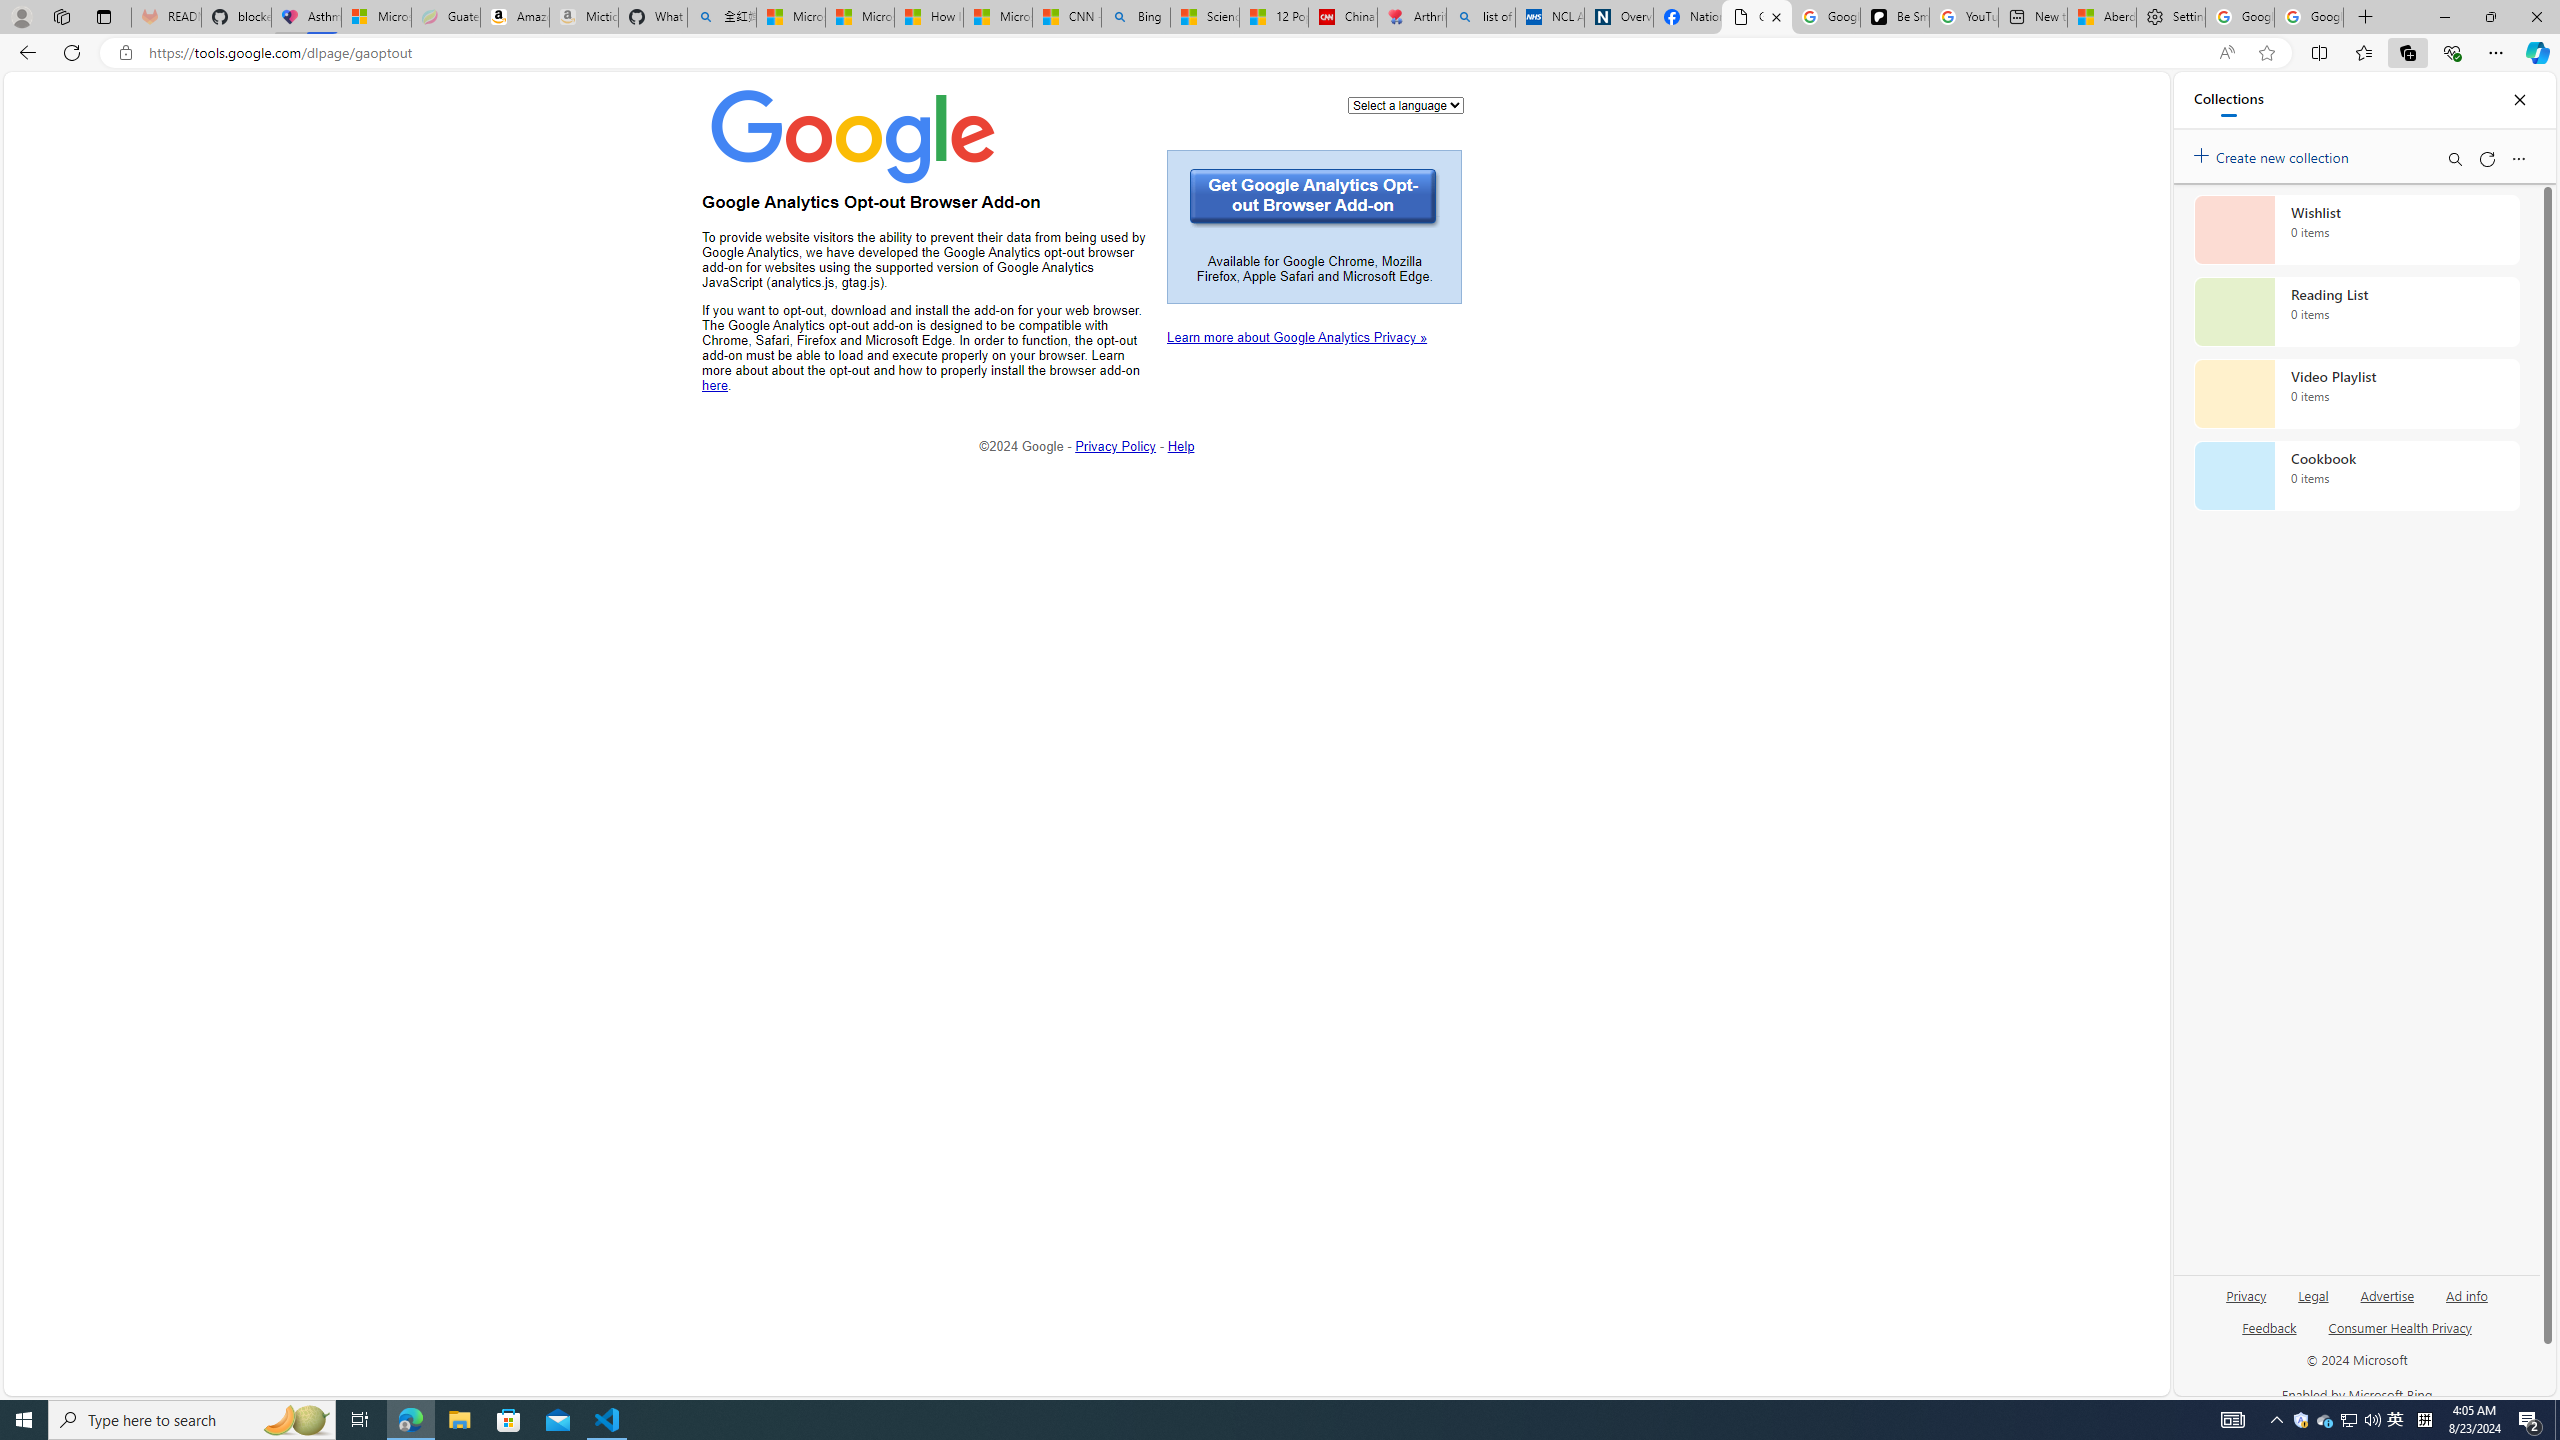 This screenshot has width=2560, height=1440. Describe the element at coordinates (375, 16) in the screenshot. I see `'Microsoft-Report a Concern to Bing'` at that location.